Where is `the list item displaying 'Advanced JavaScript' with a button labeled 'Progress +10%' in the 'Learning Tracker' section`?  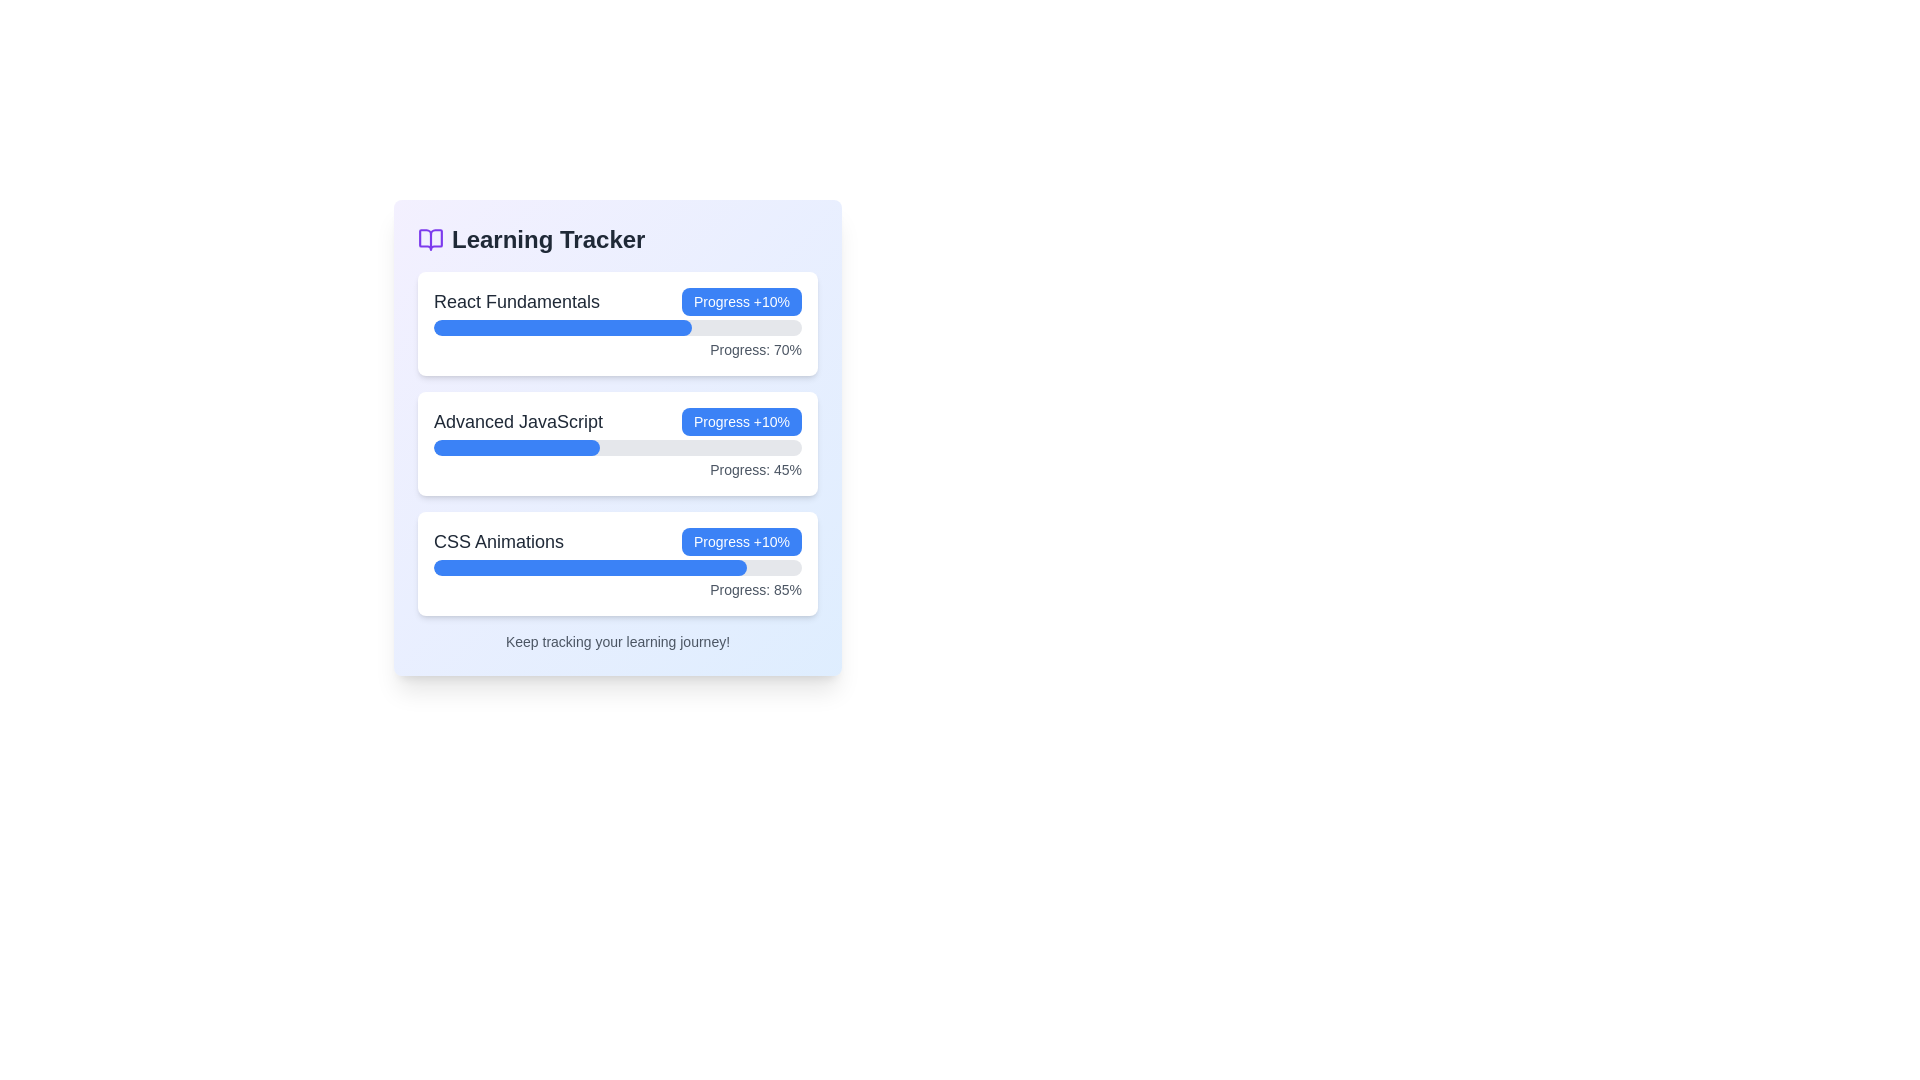
the list item displaying 'Advanced JavaScript' with a button labeled 'Progress +10%' in the 'Learning Tracker' section is located at coordinates (617, 420).